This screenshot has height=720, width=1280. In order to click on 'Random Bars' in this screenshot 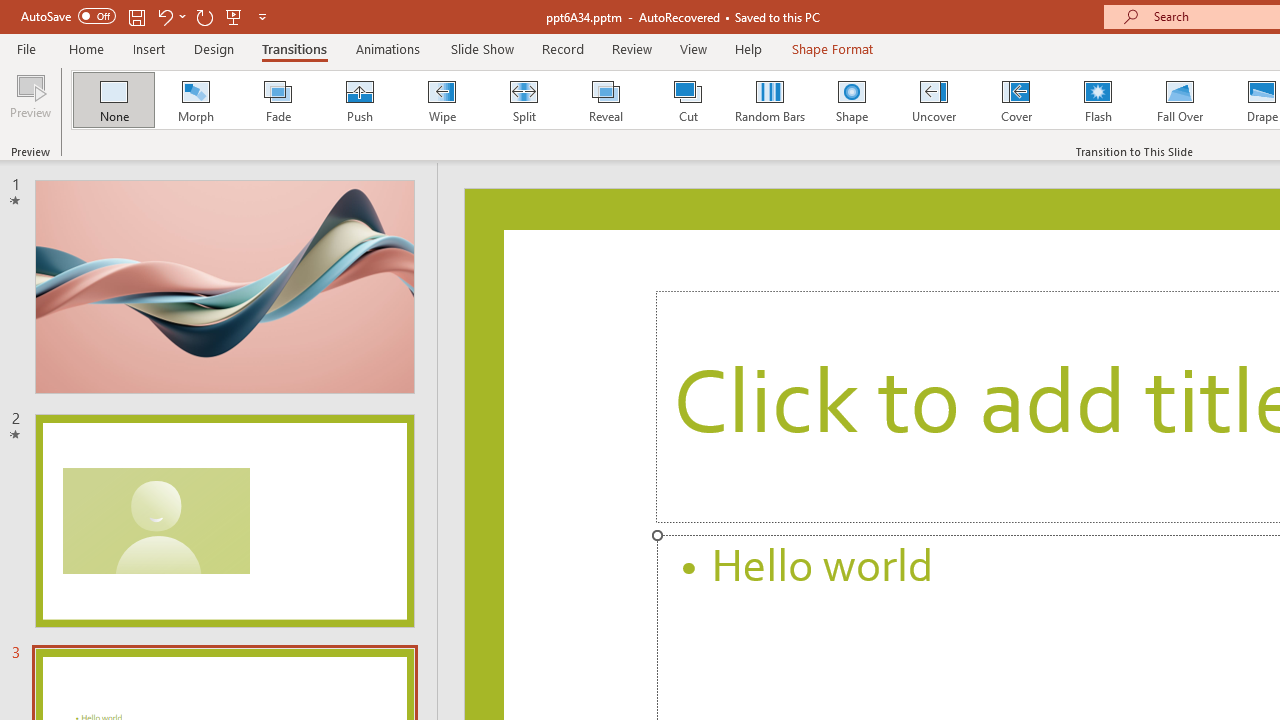, I will do `click(769, 100)`.